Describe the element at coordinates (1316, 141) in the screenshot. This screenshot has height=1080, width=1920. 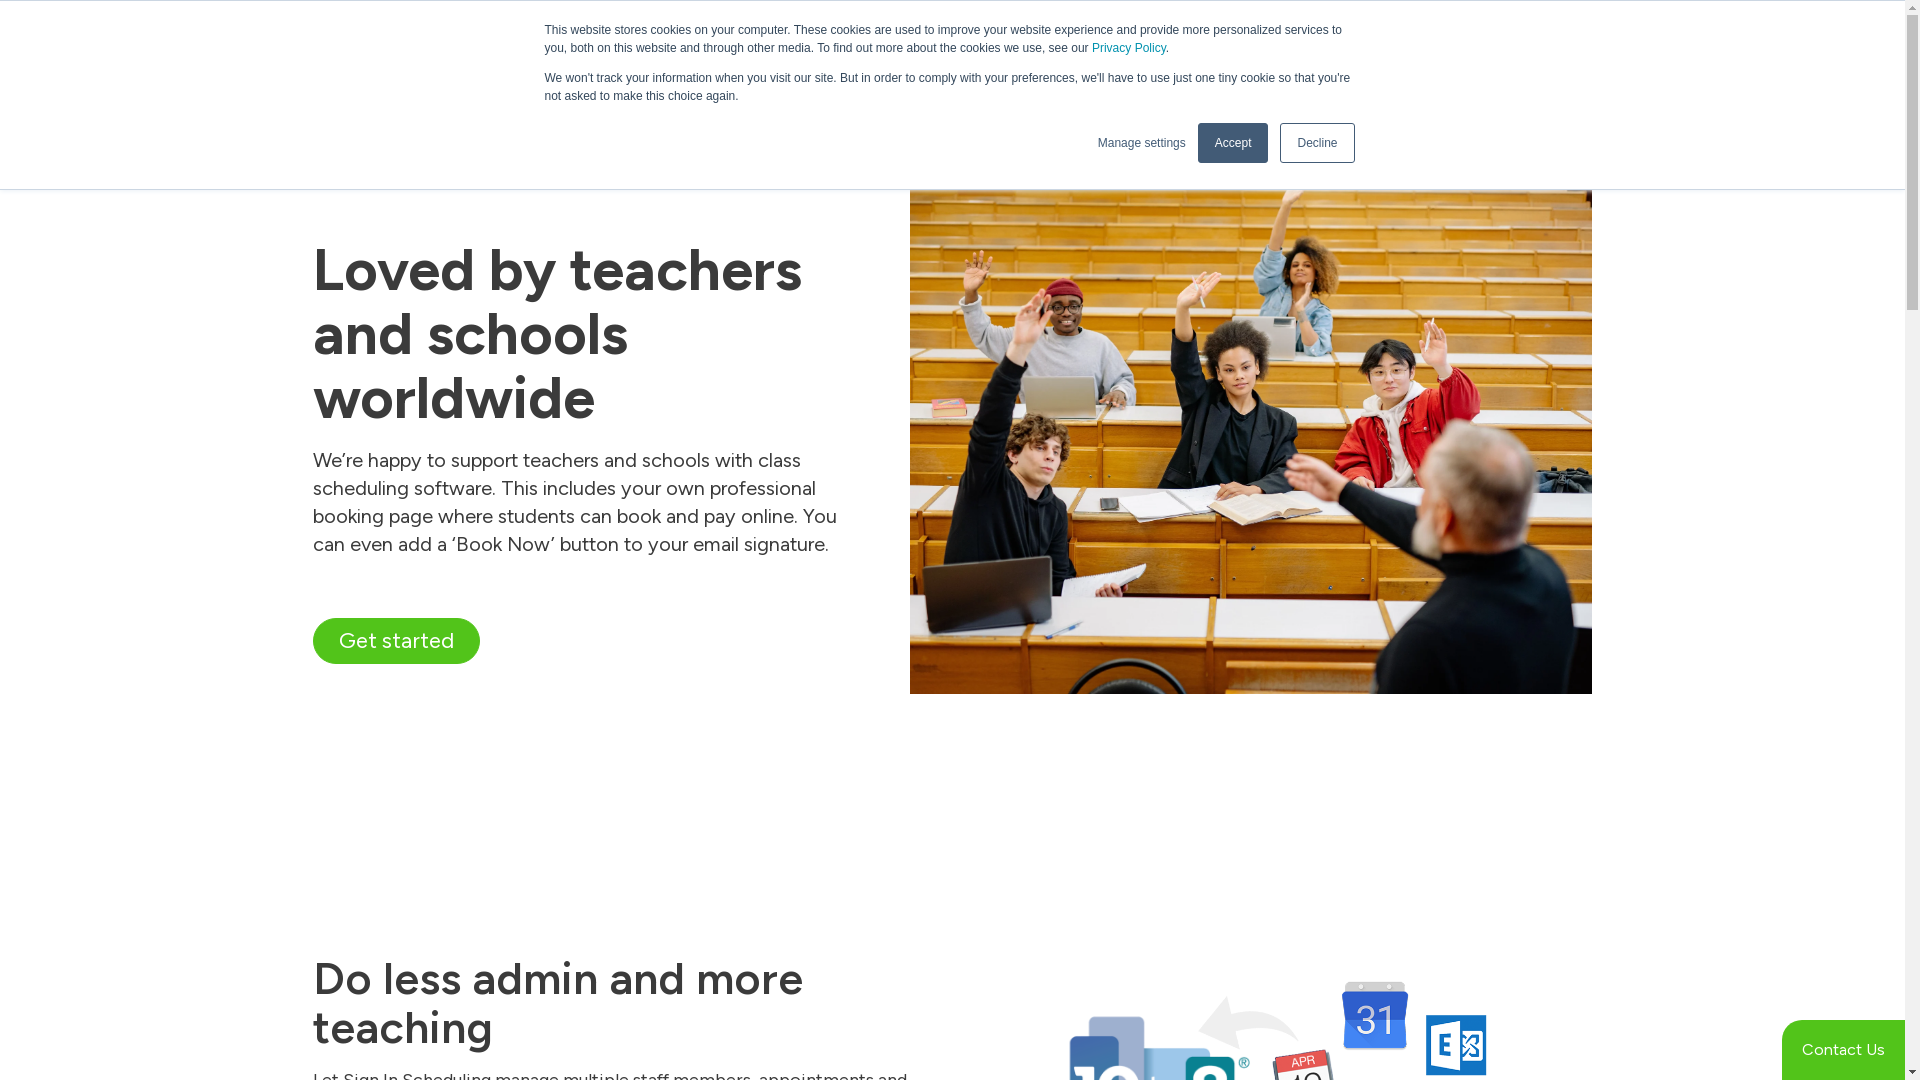
I see `'Decline'` at that location.